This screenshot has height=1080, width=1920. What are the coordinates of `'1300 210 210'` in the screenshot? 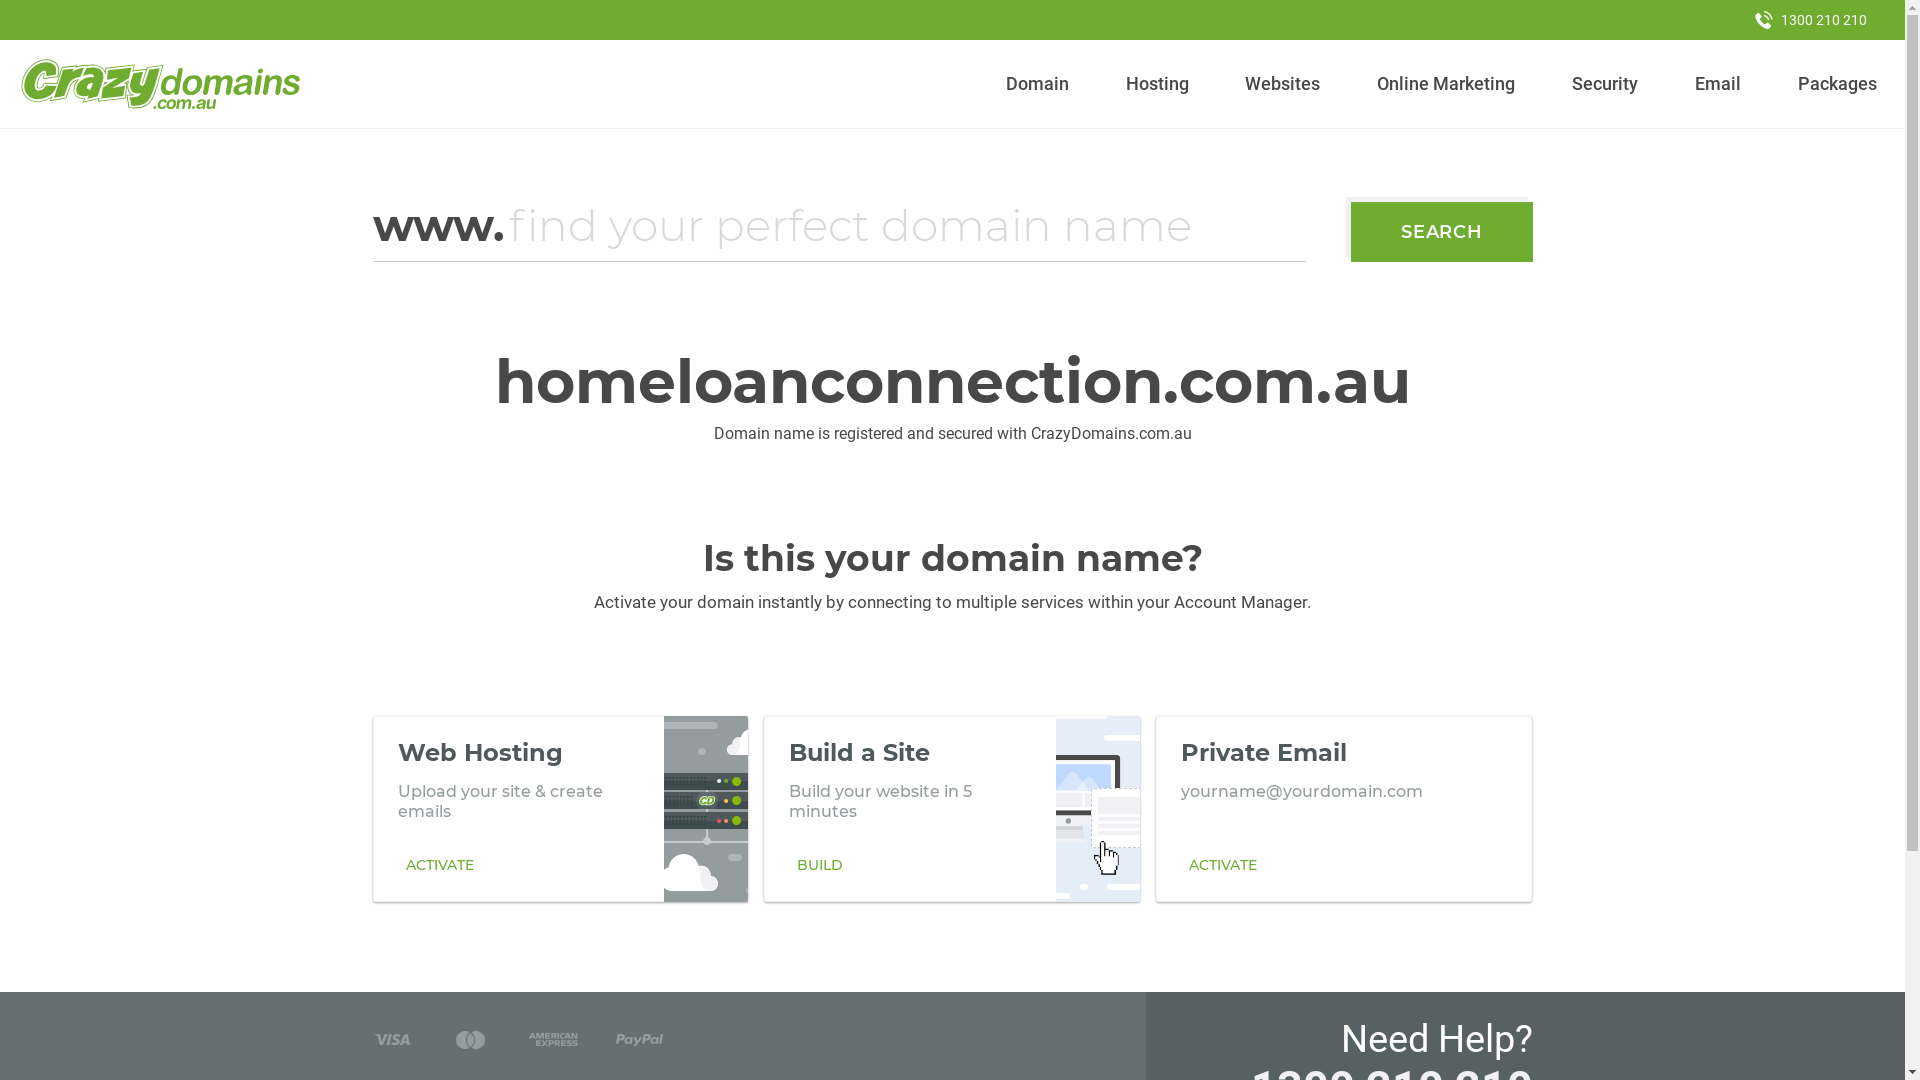 It's located at (1810, 19).